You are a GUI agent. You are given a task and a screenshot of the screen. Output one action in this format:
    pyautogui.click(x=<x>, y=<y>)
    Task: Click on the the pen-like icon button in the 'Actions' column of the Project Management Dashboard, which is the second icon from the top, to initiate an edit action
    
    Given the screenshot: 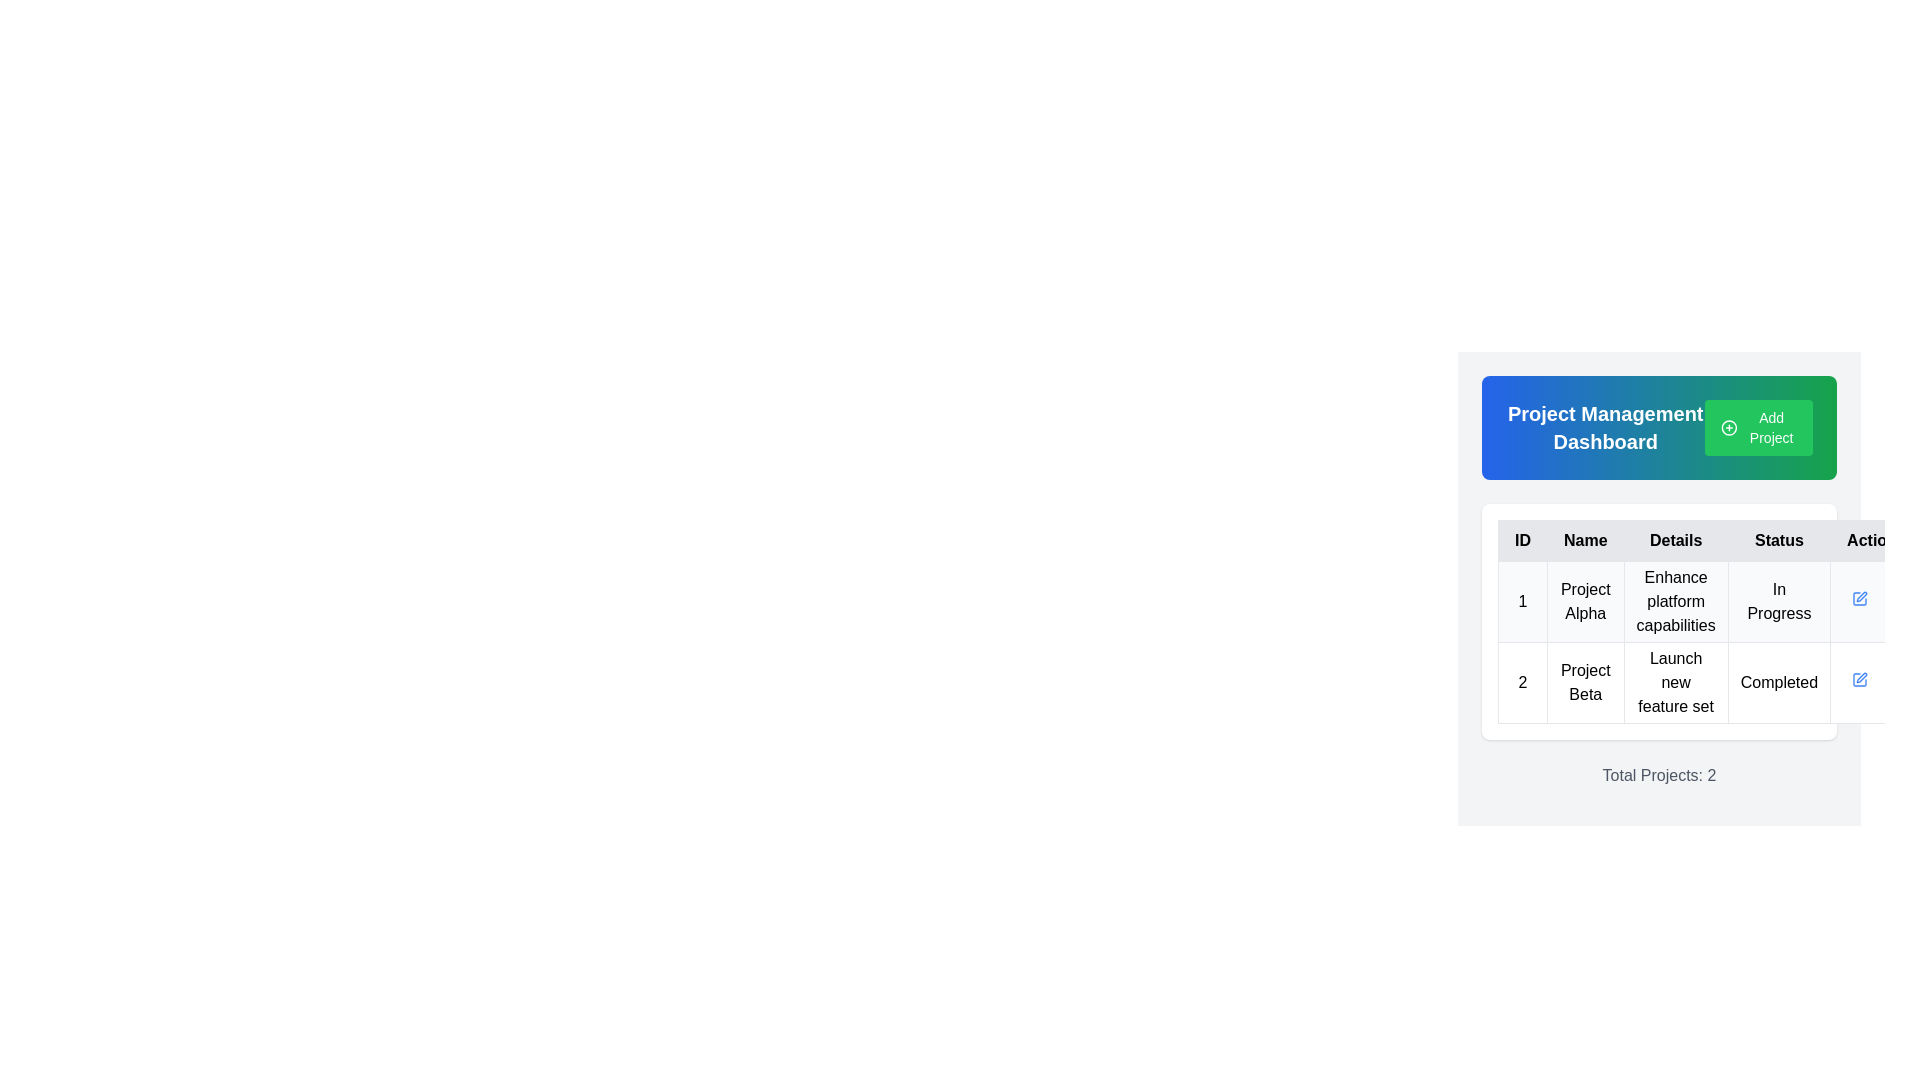 What is the action you would take?
    pyautogui.click(x=1861, y=596)
    